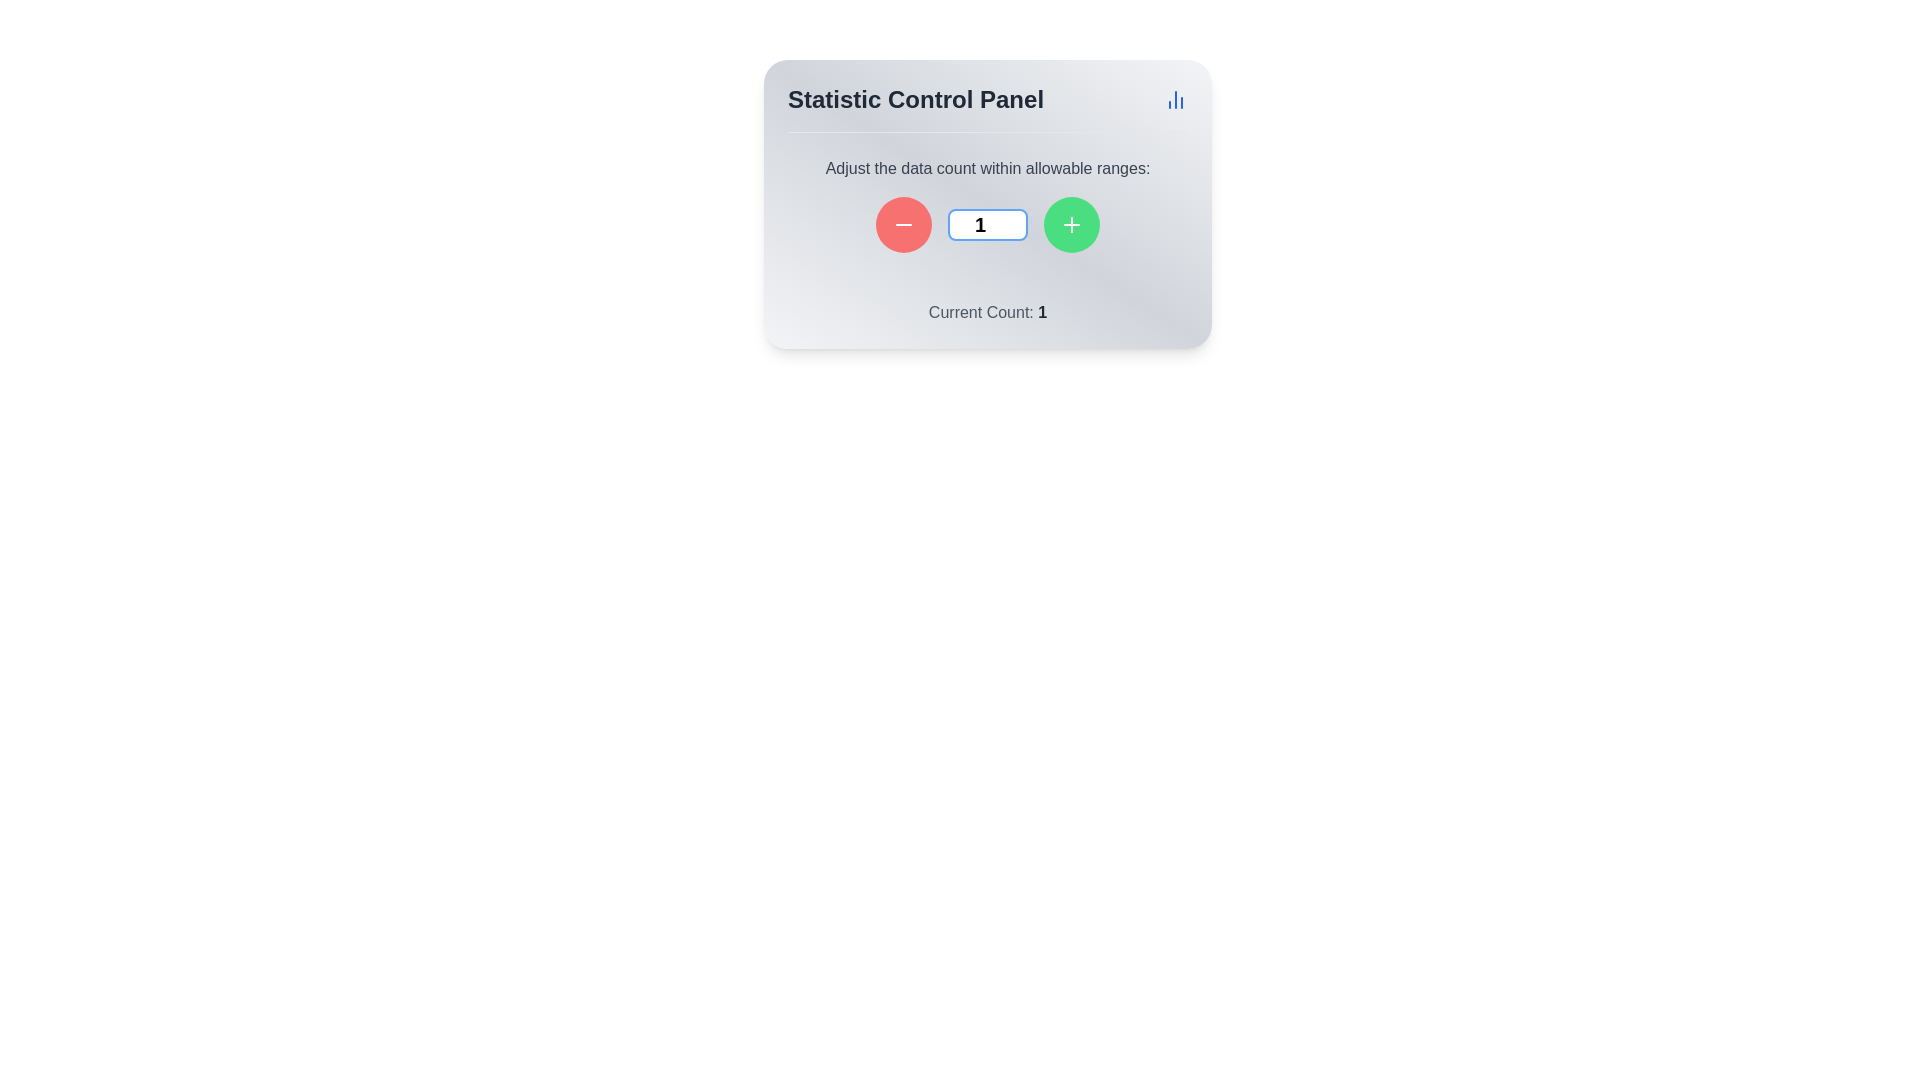  What do you see at coordinates (1070, 224) in the screenshot?
I see `the circular green button with a white '+' icon located under the section labeled 'Adjust the data count within allowable ranges' to observe its interactive style change` at bounding box center [1070, 224].